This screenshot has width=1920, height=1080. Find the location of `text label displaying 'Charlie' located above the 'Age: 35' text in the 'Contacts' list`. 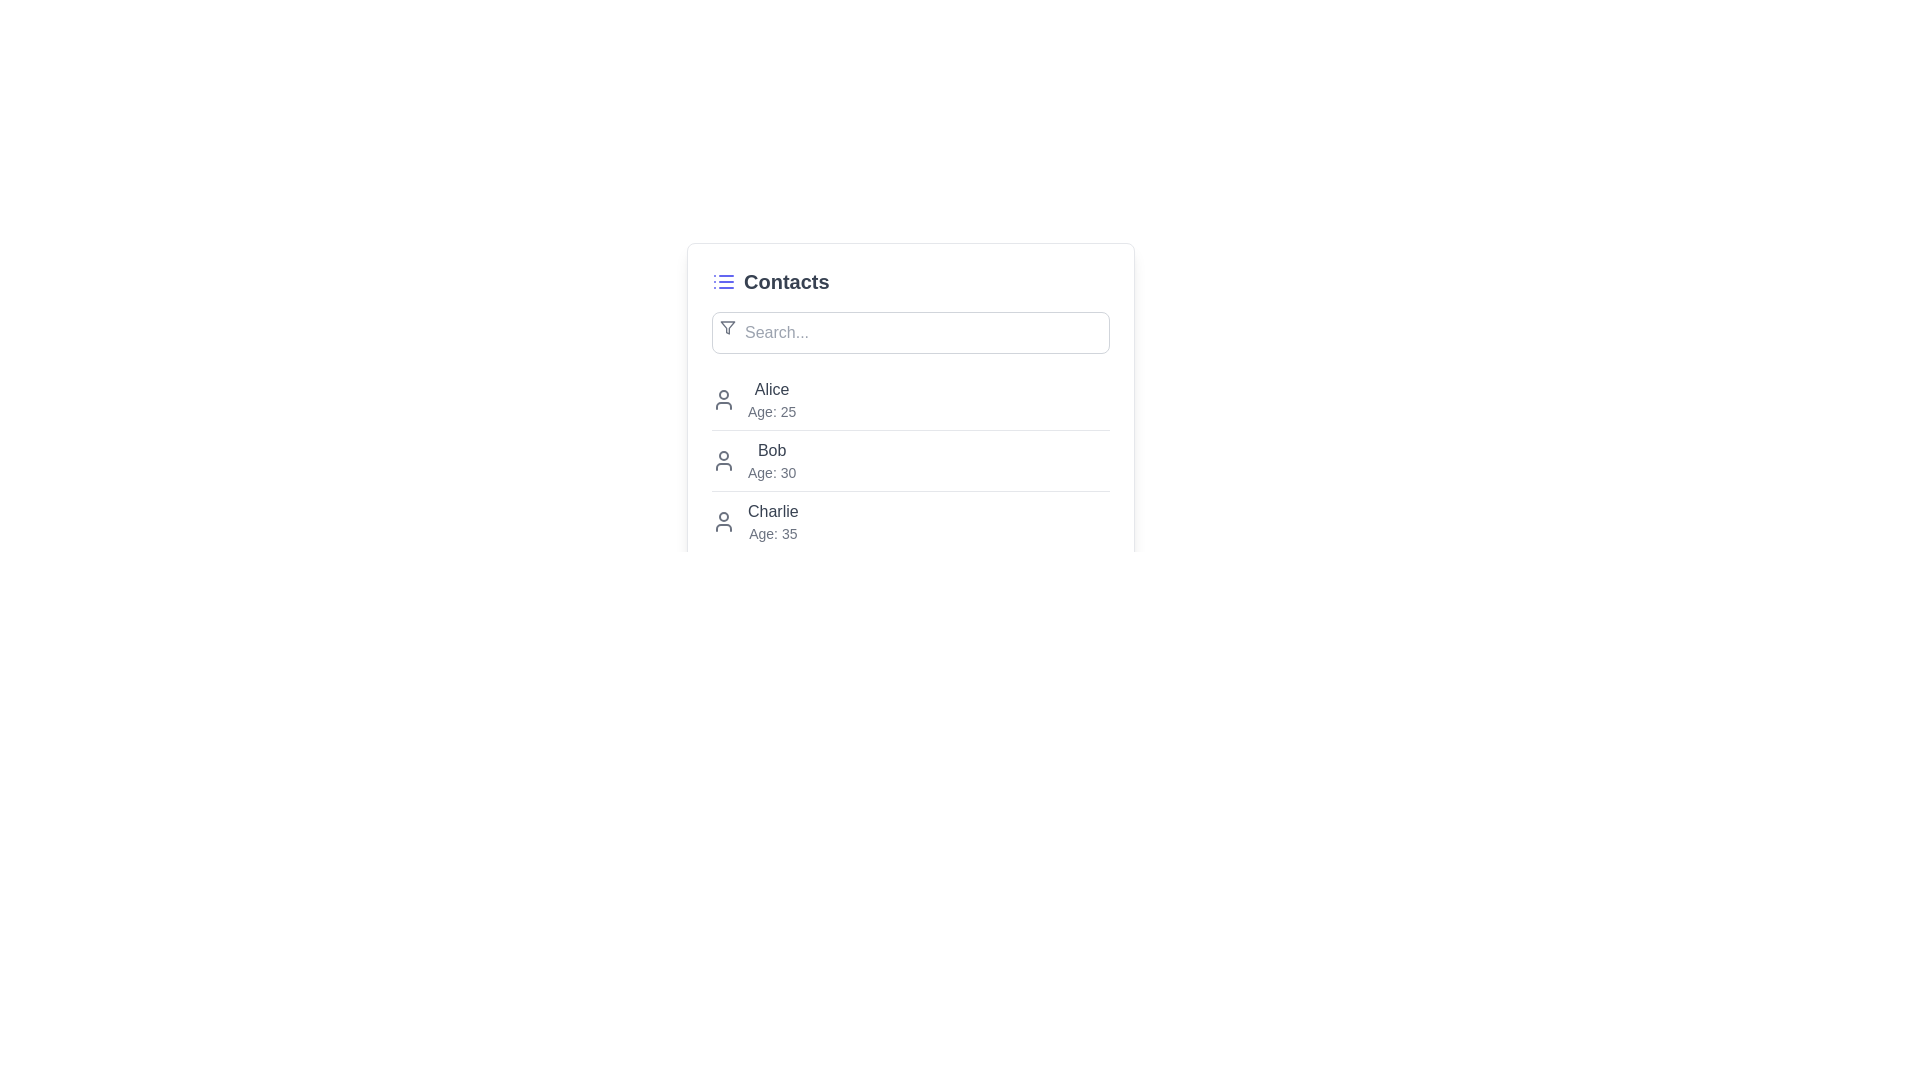

text label displaying 'Charlie' located above the 'Age: 35' text in the 'Contacts' list is located at coordinates (772, 511).